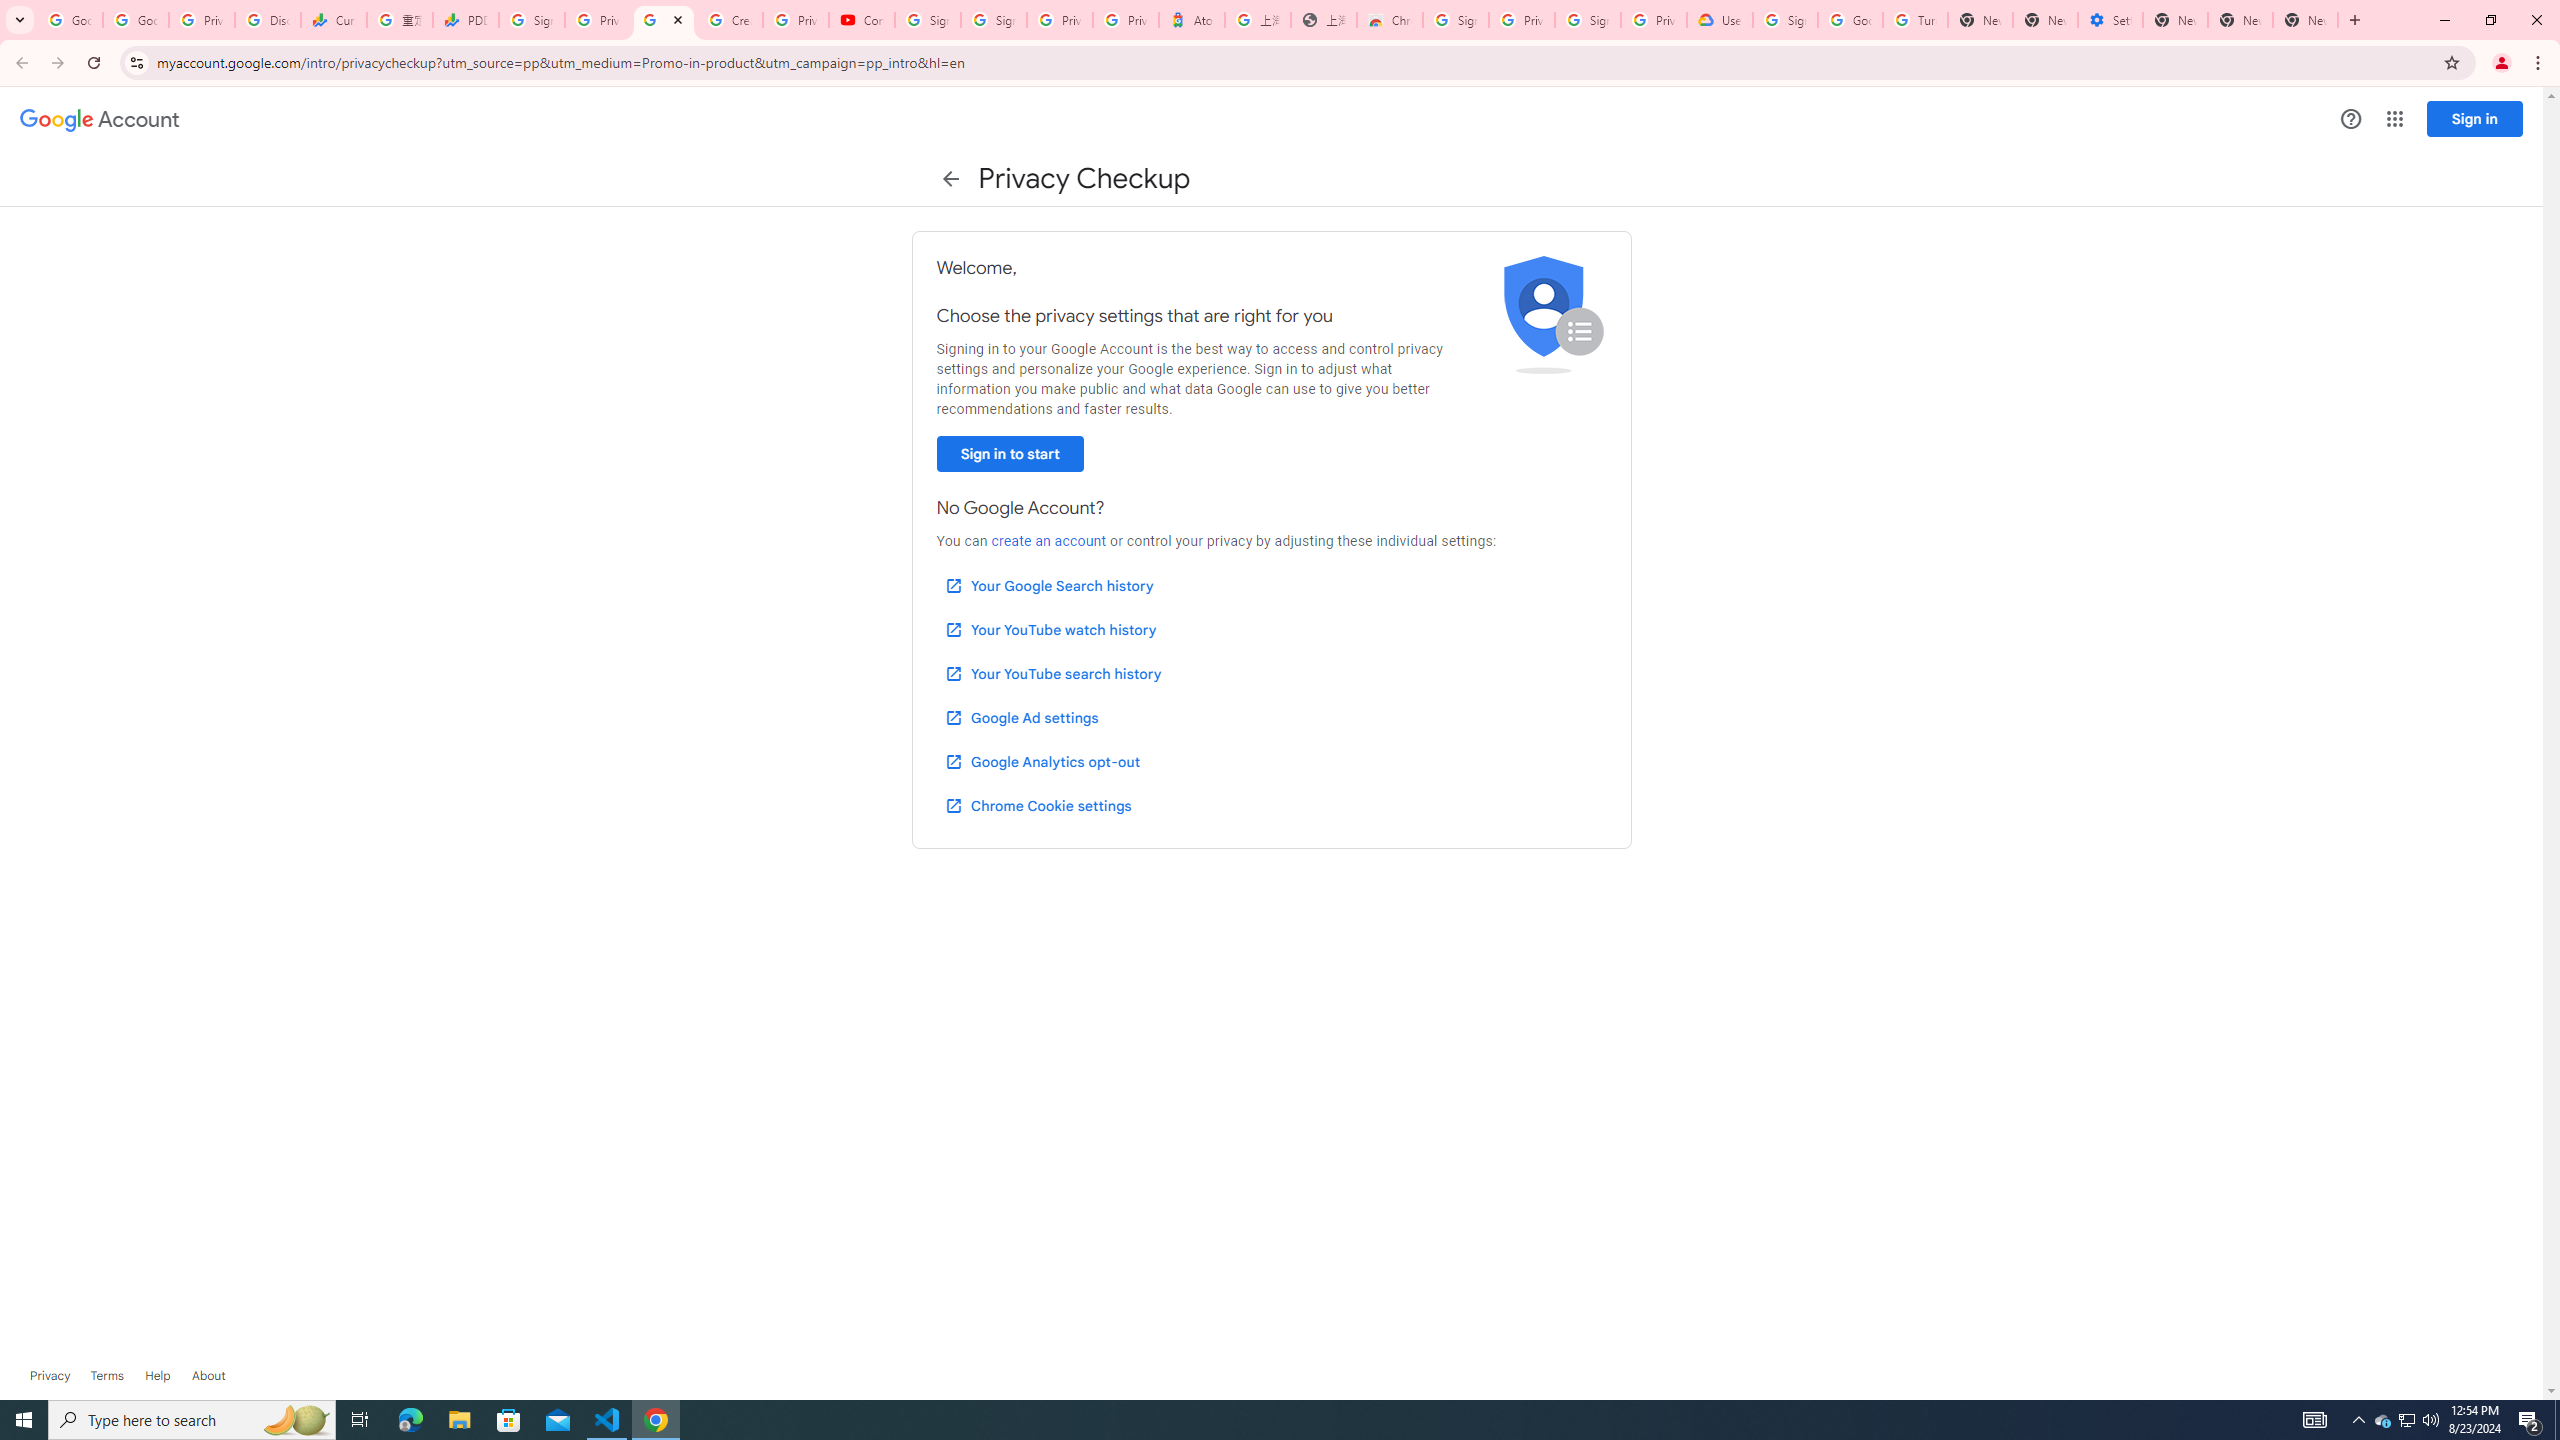 Image resolution: width=2560 pixels, height=1440 pixels. What do you see at coordinates (1293, 61) in the screenshot?
I see `'Address and search bar'` at bounding box center [1293, 61].